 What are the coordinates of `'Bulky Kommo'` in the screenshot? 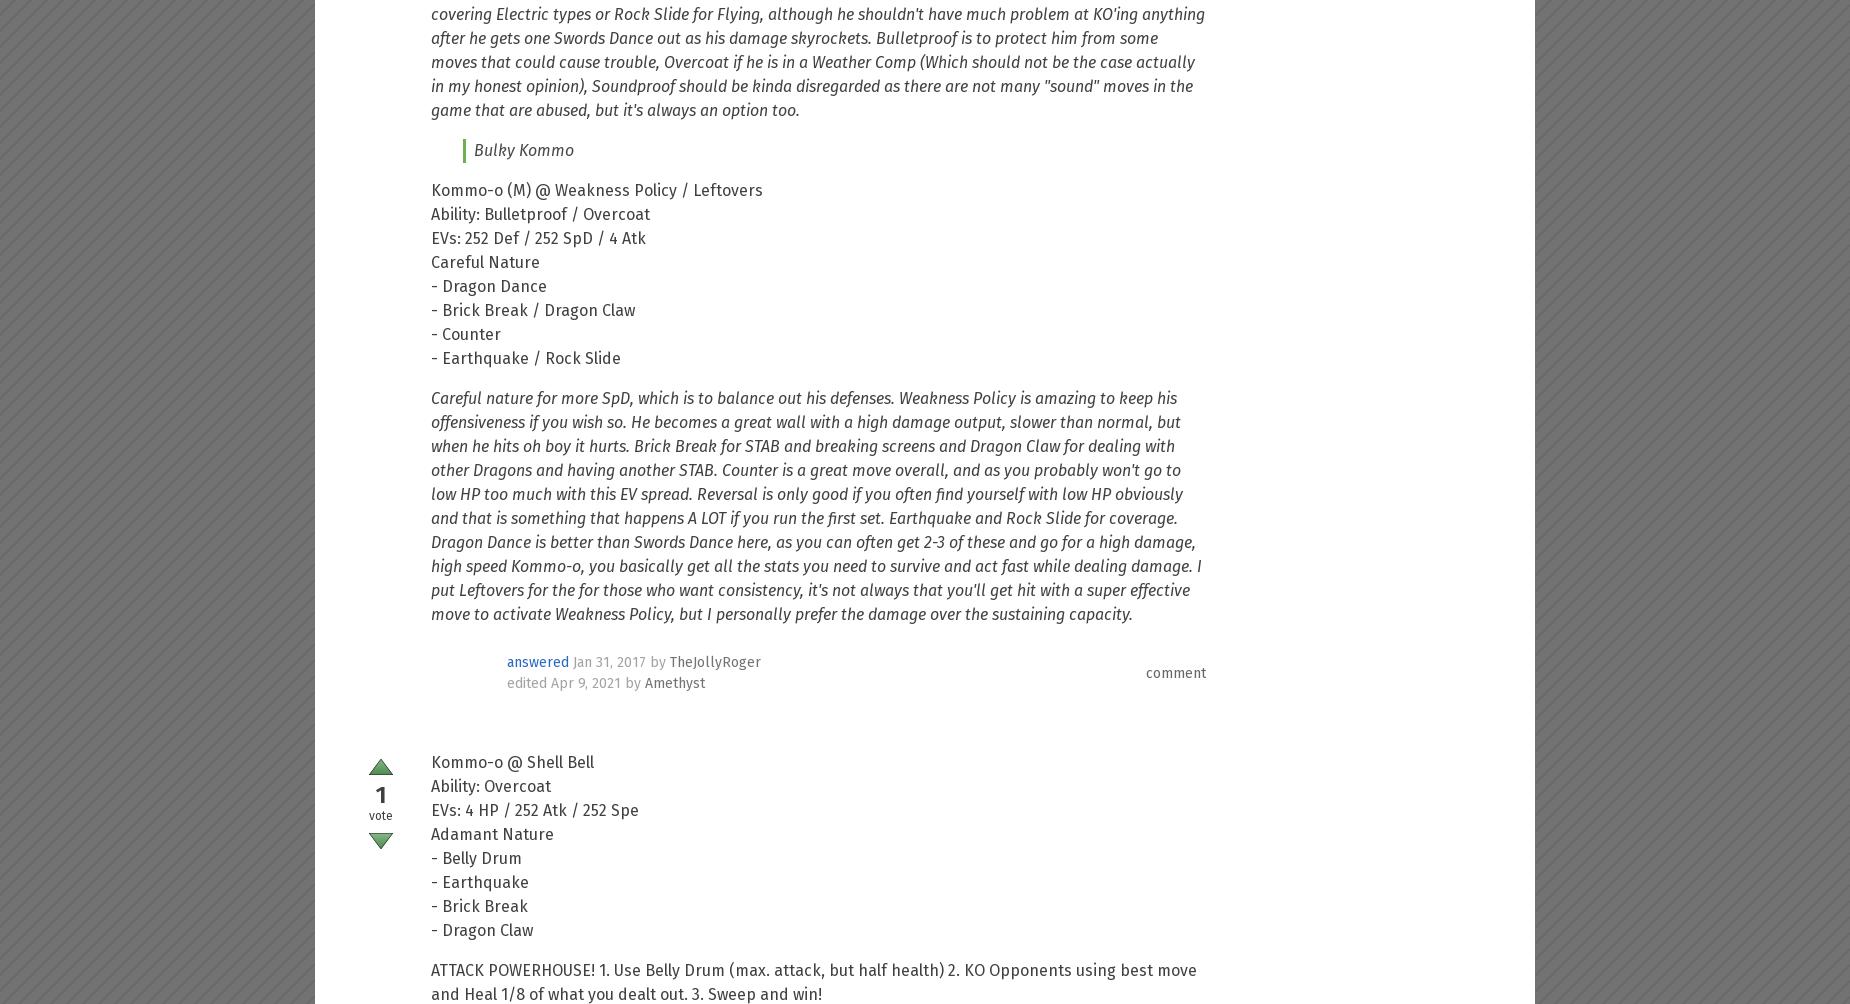 It's located at (523, 149).